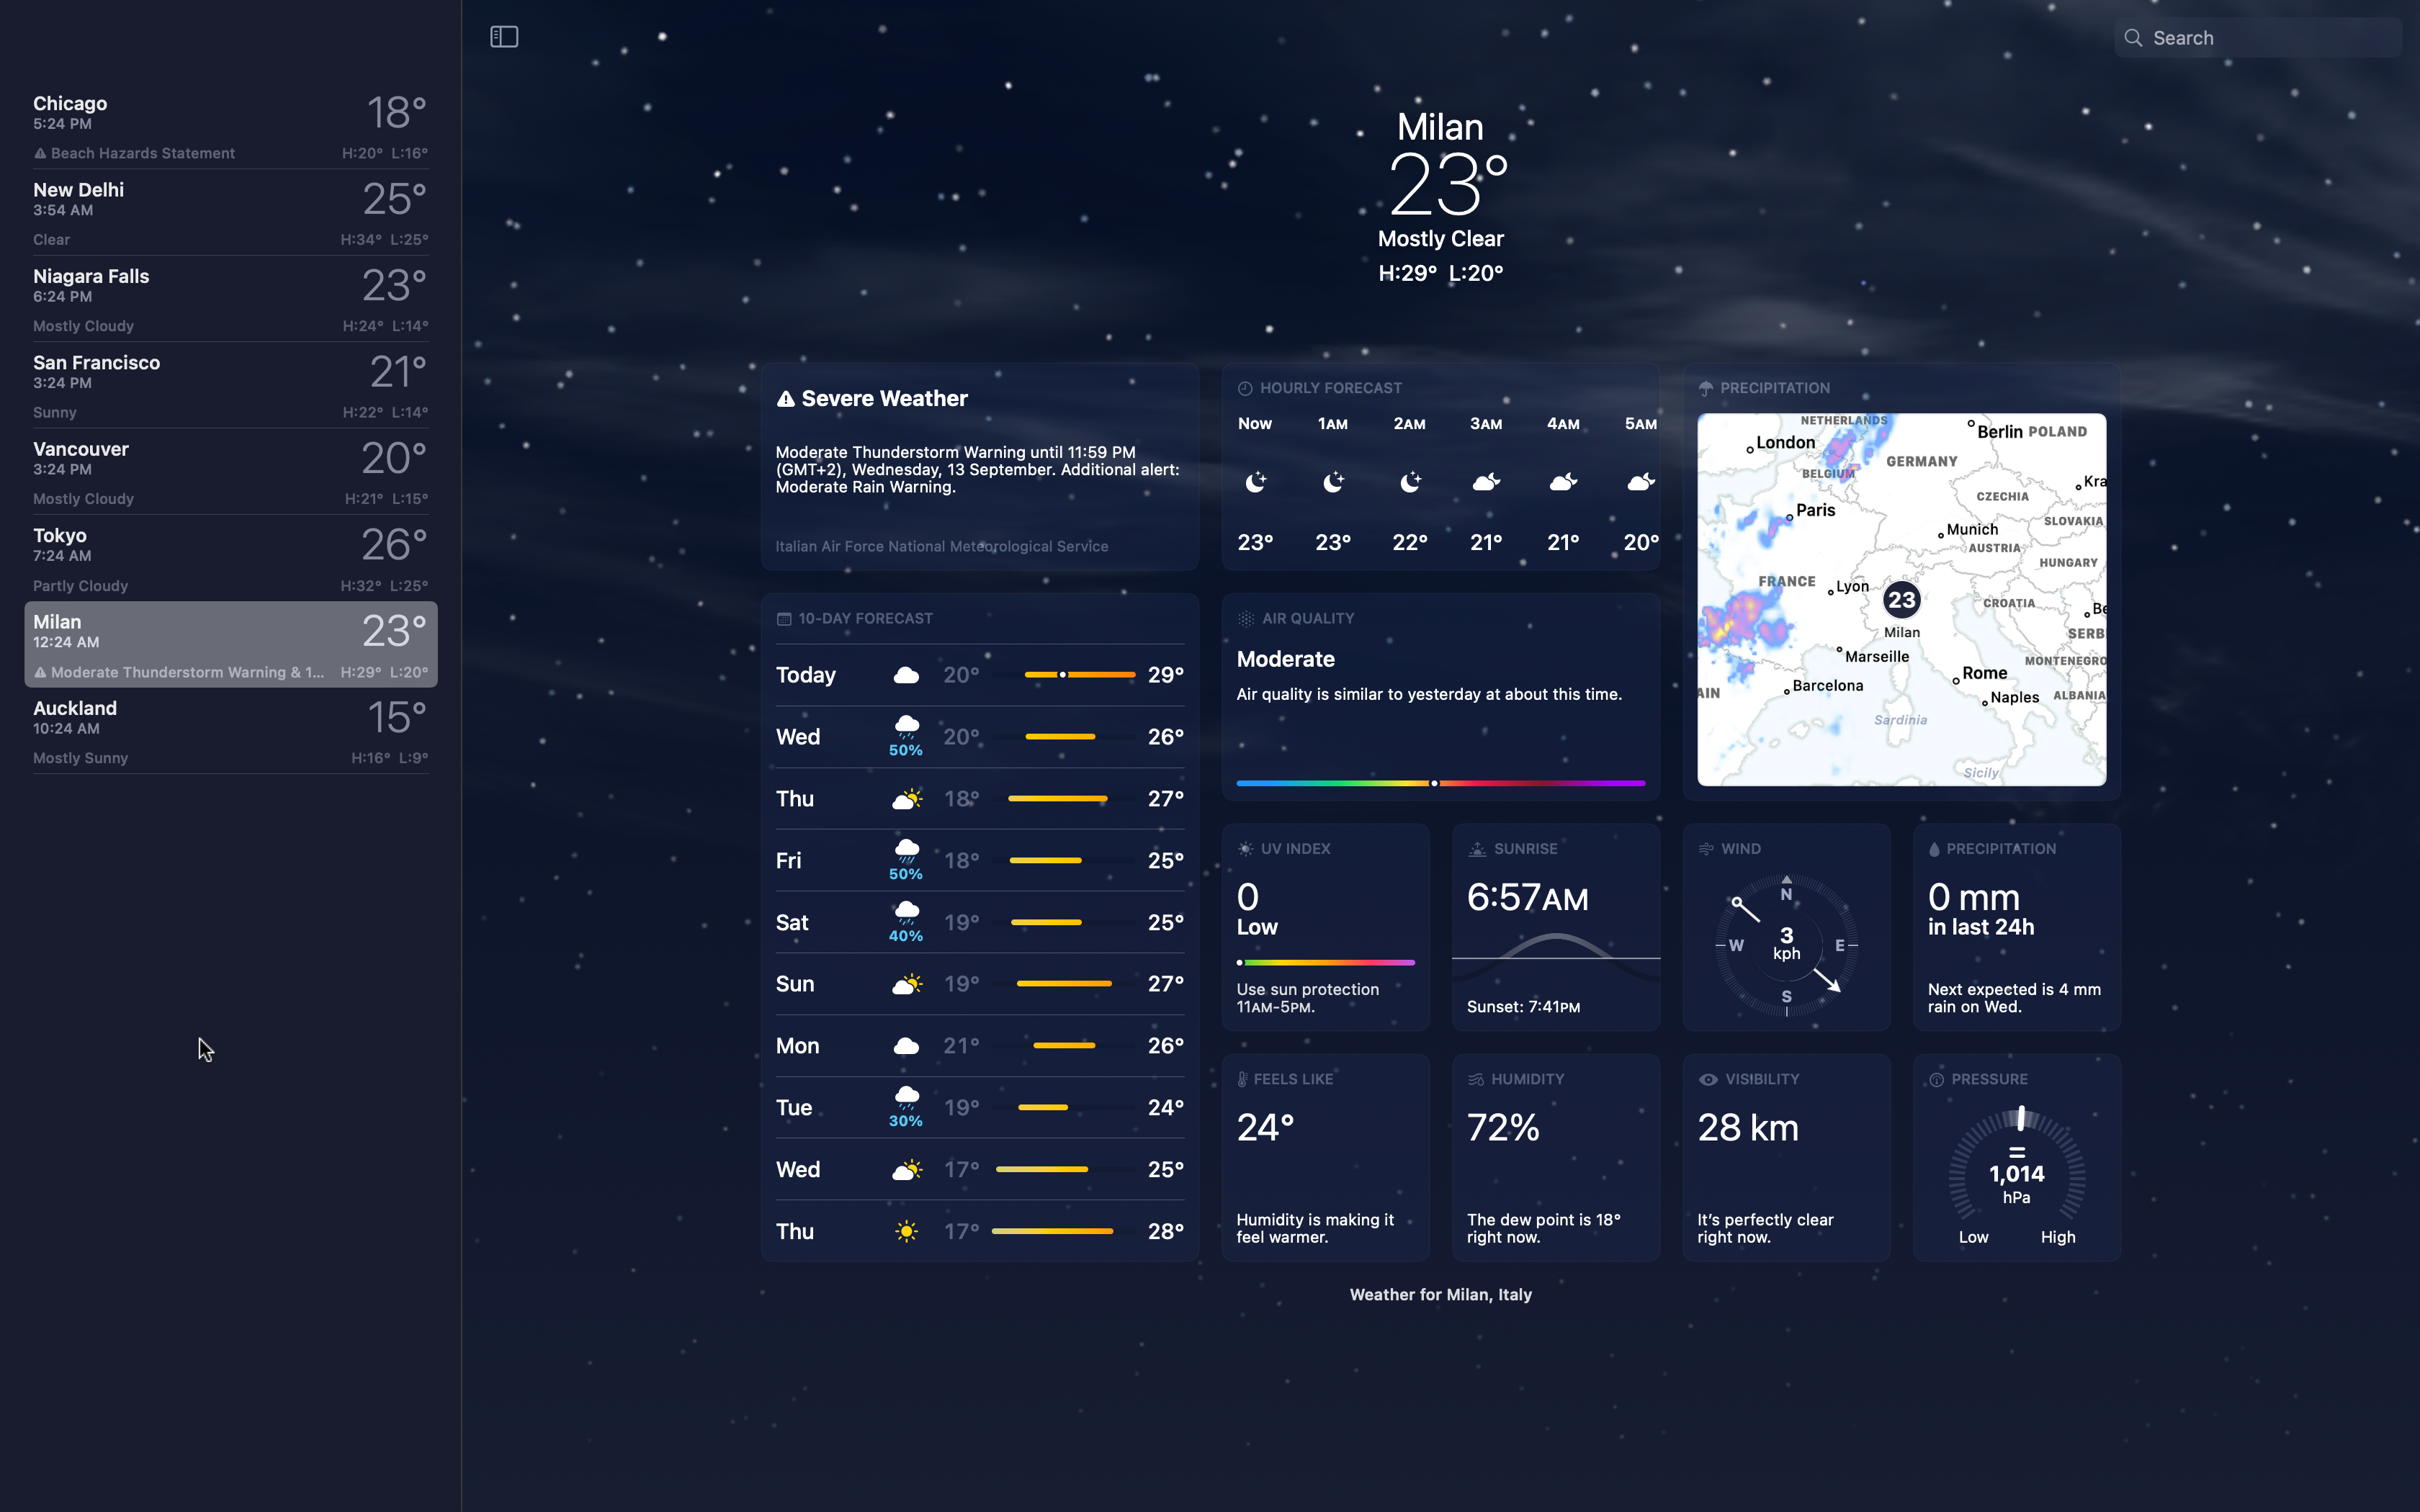 This screenshot has height=1512, width=2420. Describe the element at coordinates (2272, 35) in the screenshot. I see `out the current temperature in "Paris France` at that location.